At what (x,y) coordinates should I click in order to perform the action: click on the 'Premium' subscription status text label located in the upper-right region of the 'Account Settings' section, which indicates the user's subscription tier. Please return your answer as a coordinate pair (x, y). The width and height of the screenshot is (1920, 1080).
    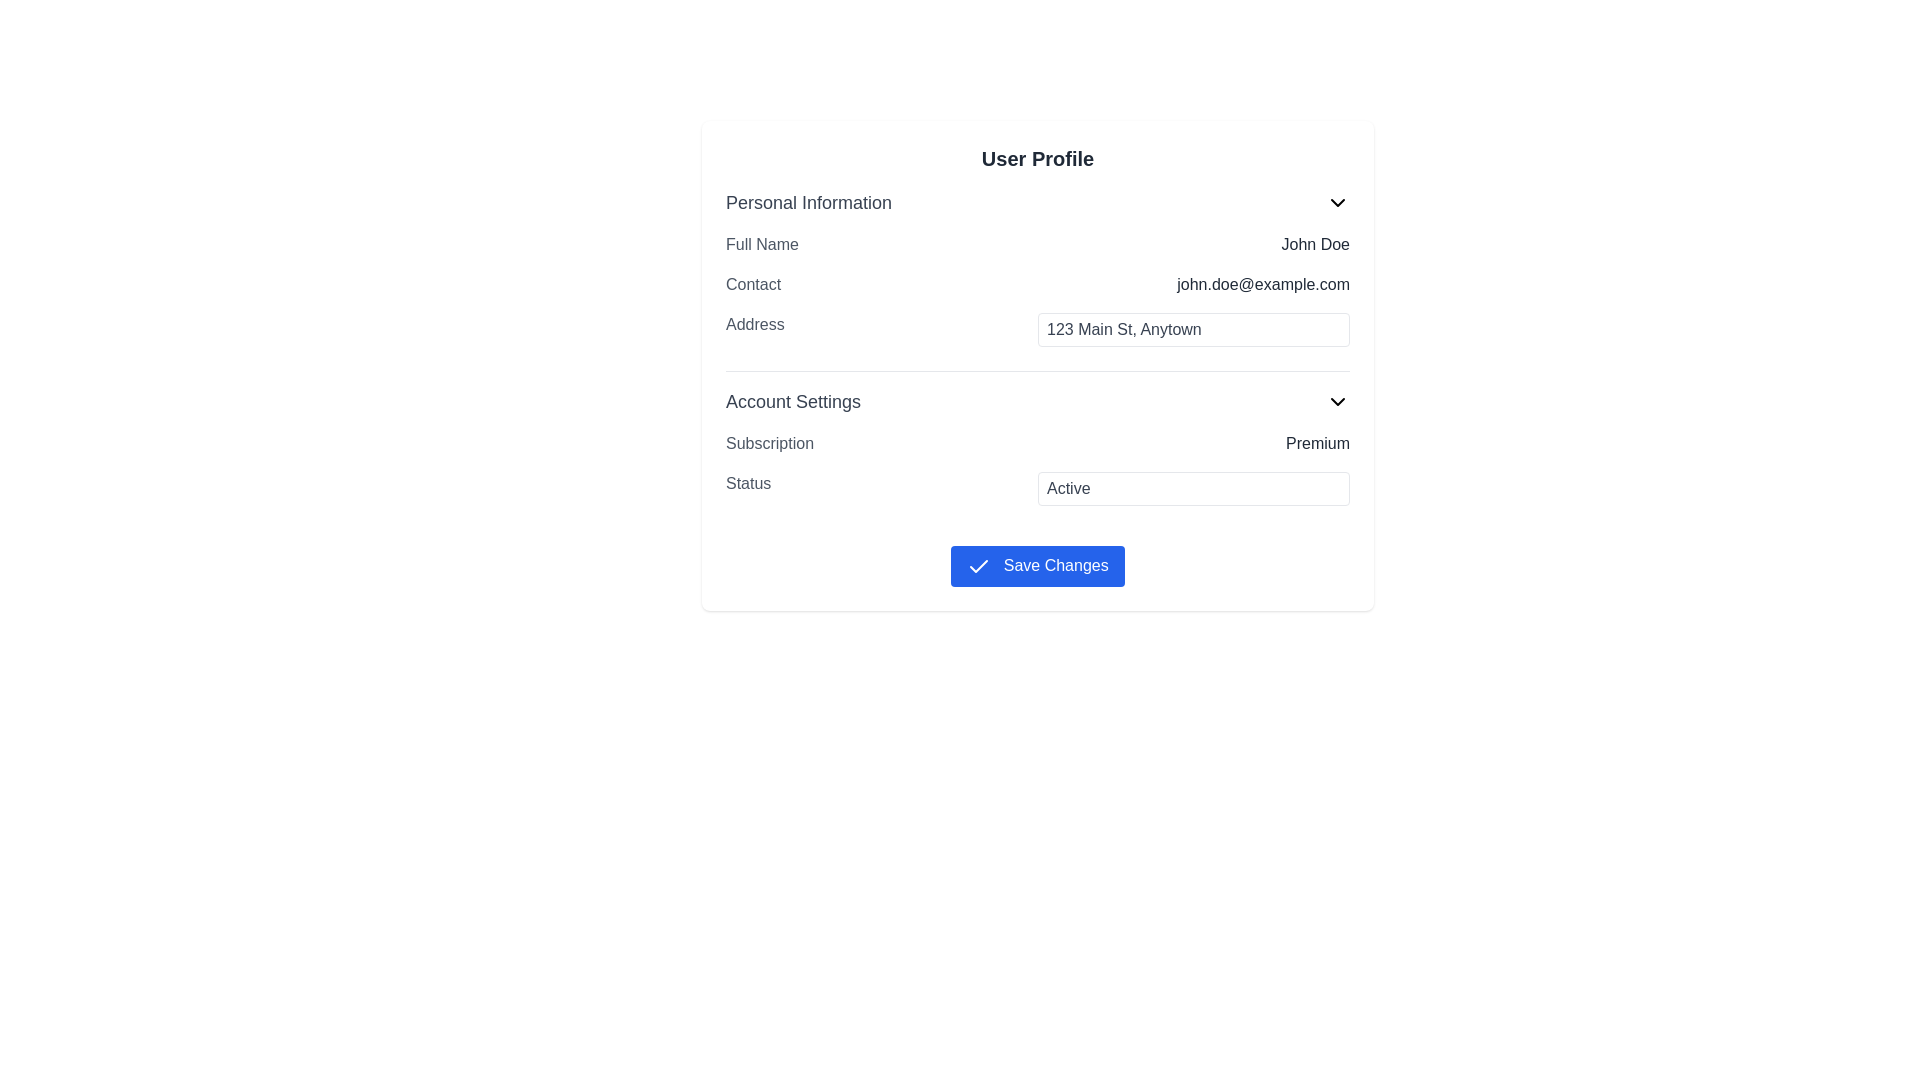
    Looking at the image, I should click on (1318, 442).